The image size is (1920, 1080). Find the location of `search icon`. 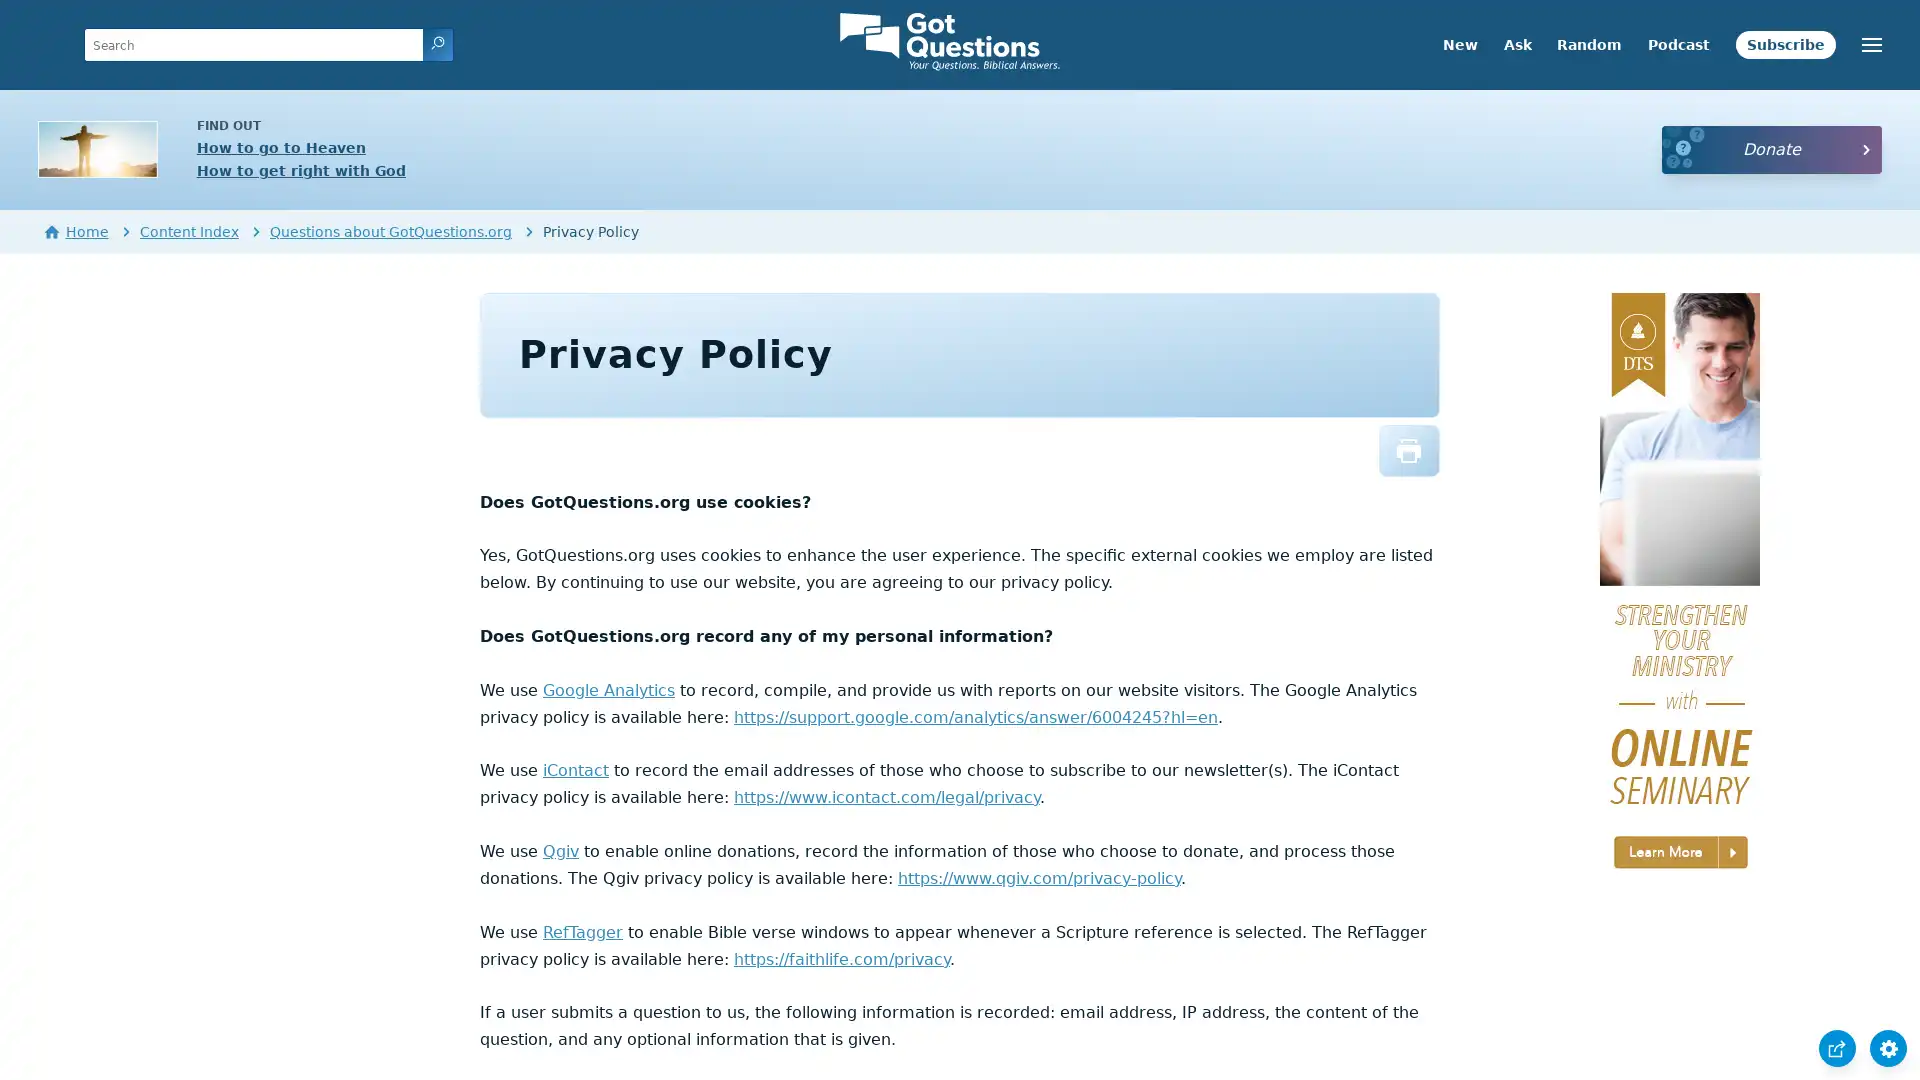

search icon is located at coordinates (437, 44).